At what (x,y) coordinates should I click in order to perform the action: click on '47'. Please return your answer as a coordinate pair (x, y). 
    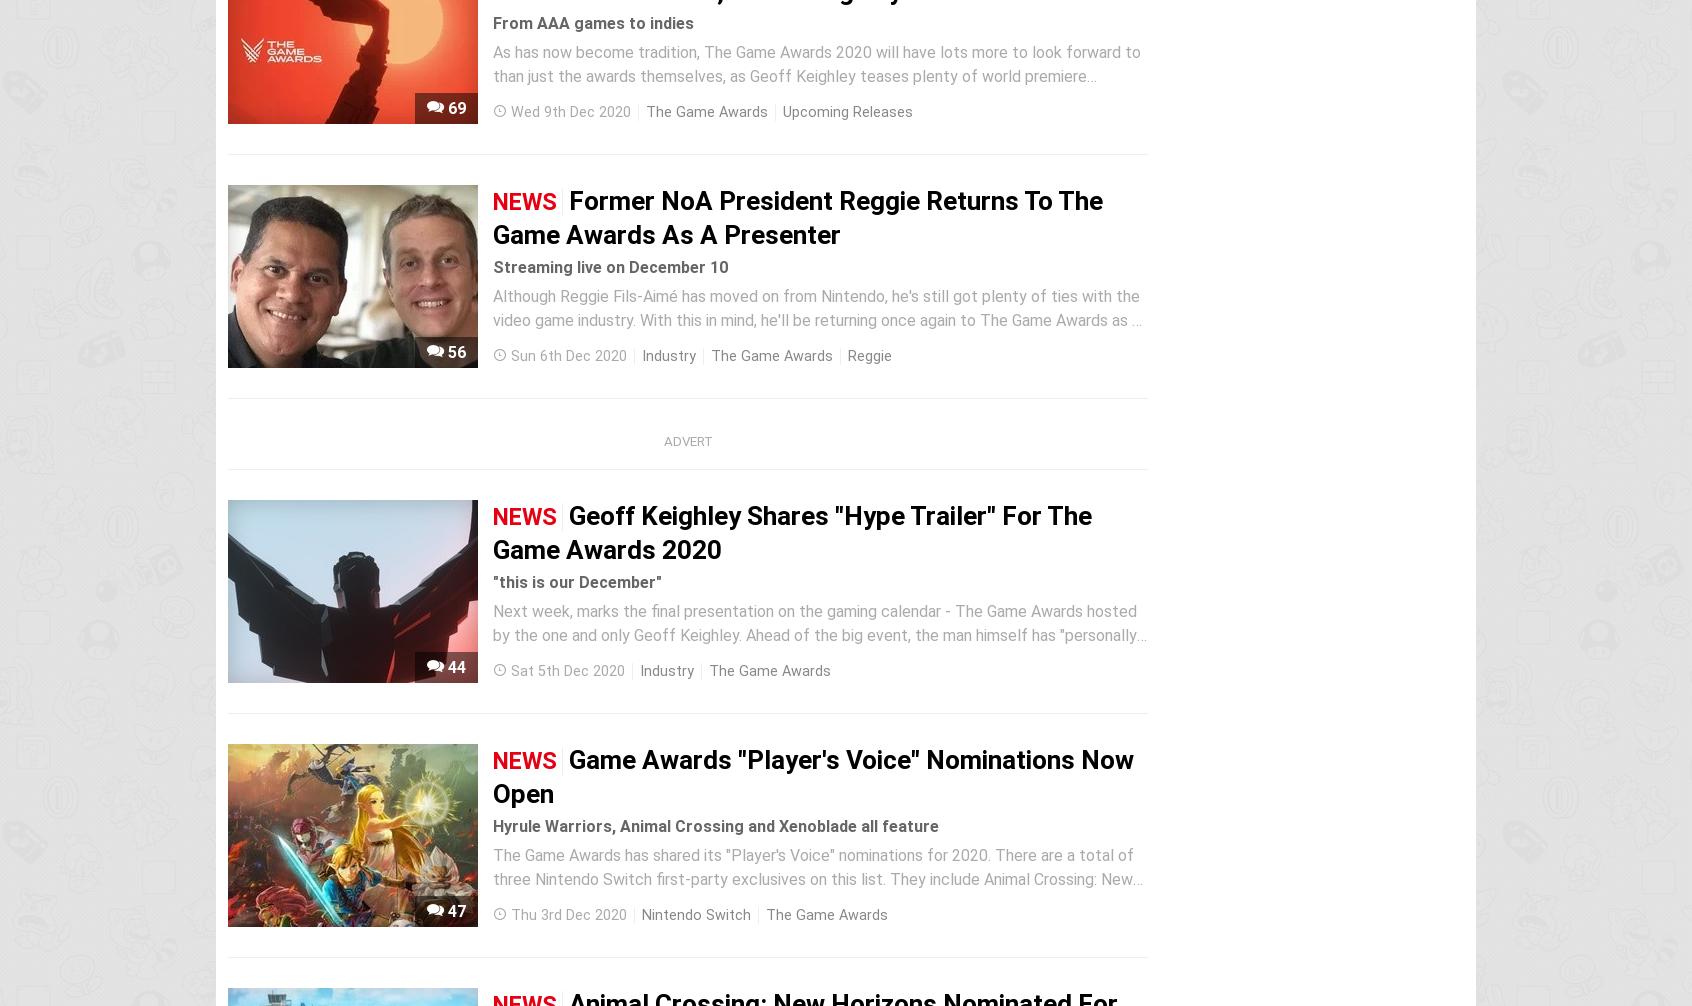
    Looking at the image, I should click on (453, 910).